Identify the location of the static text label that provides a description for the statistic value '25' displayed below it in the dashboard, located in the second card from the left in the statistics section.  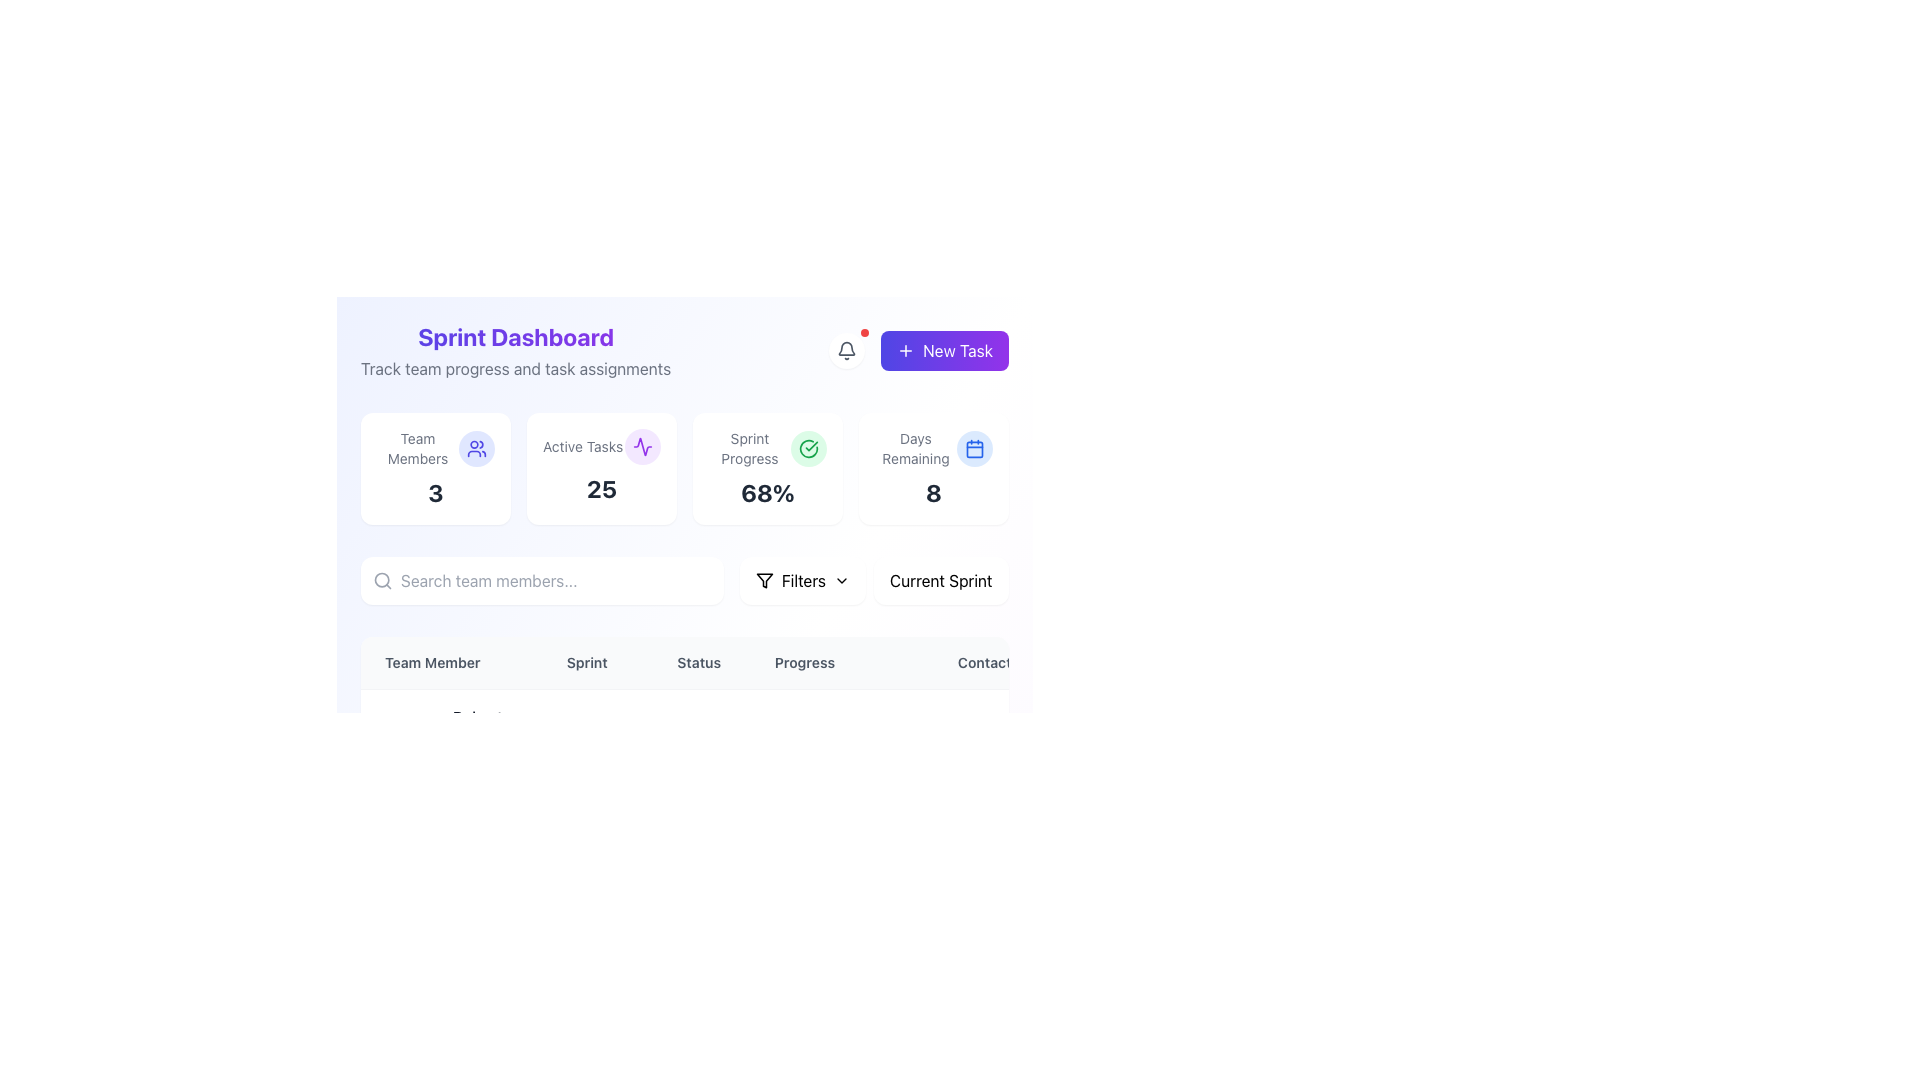
(582, 446).